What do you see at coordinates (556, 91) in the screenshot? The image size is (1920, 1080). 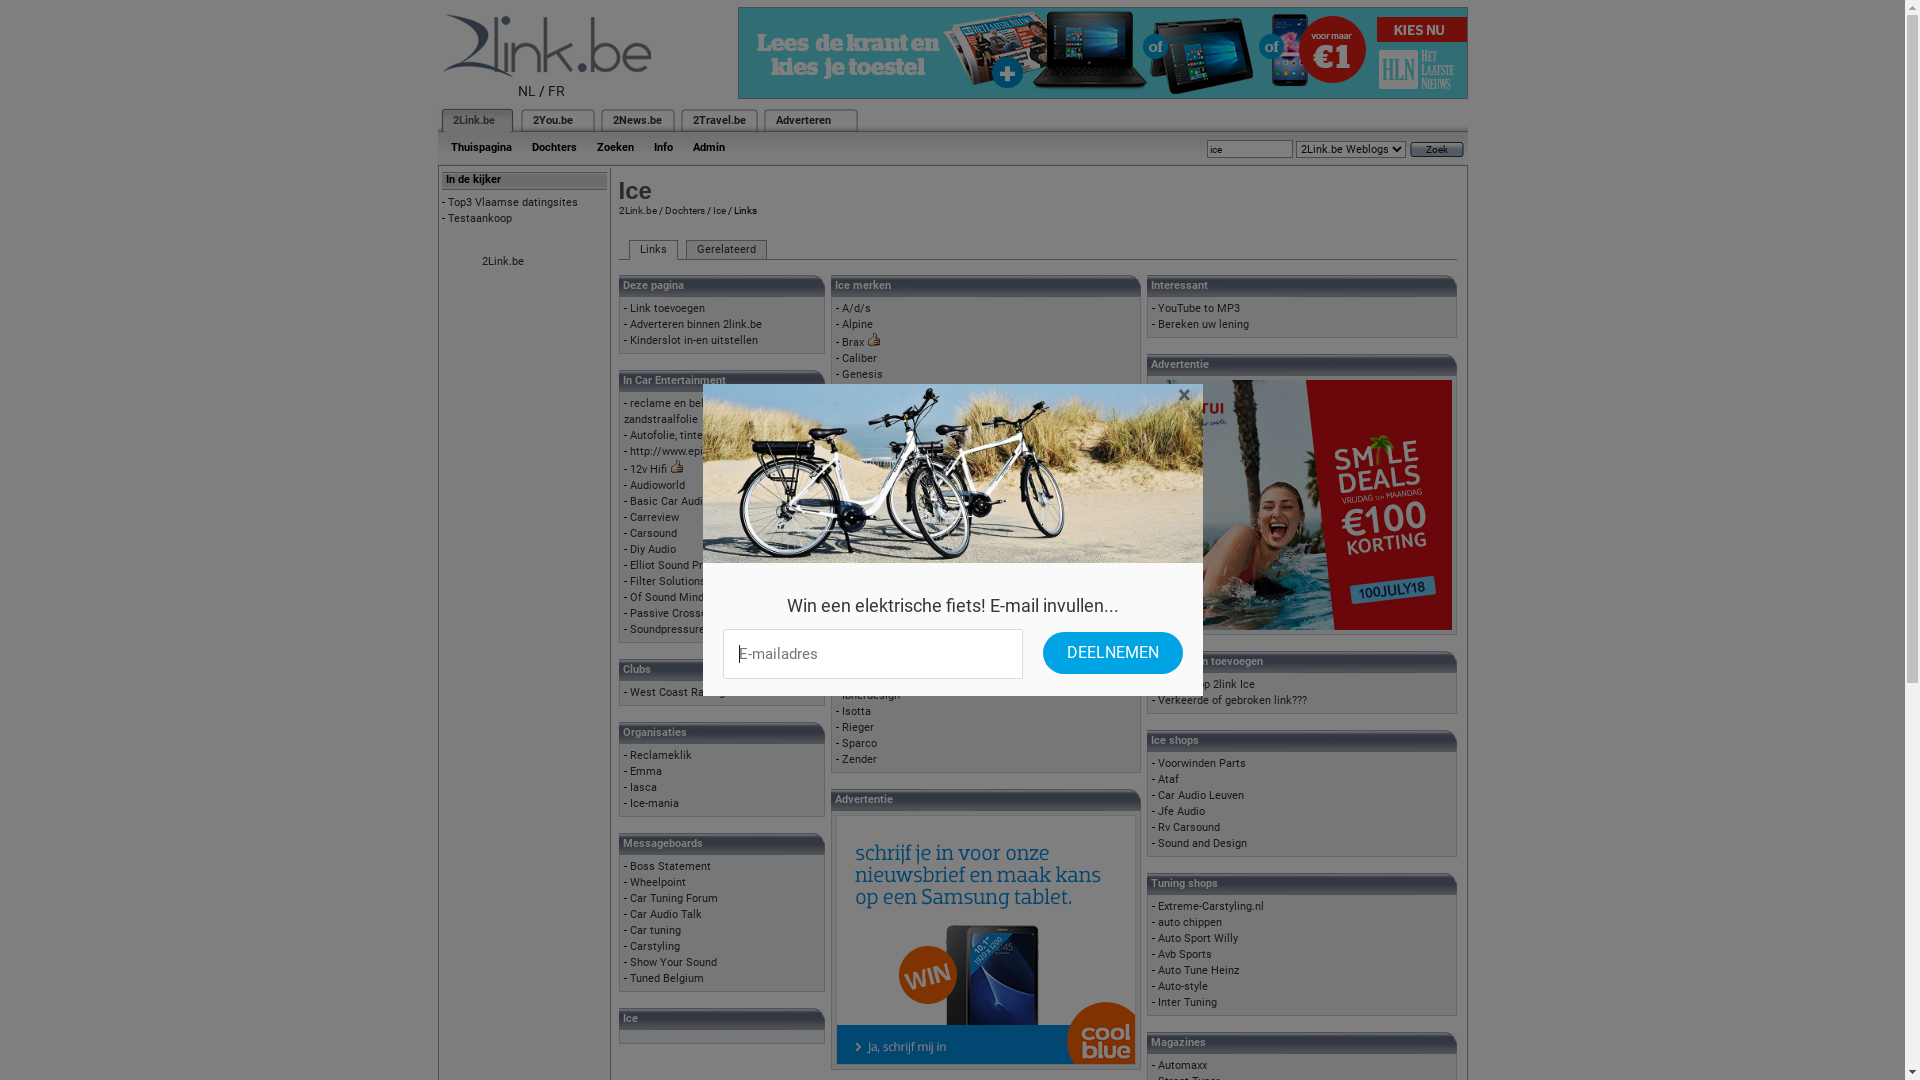 I see `'FR'` at bounding box center [556, 91].